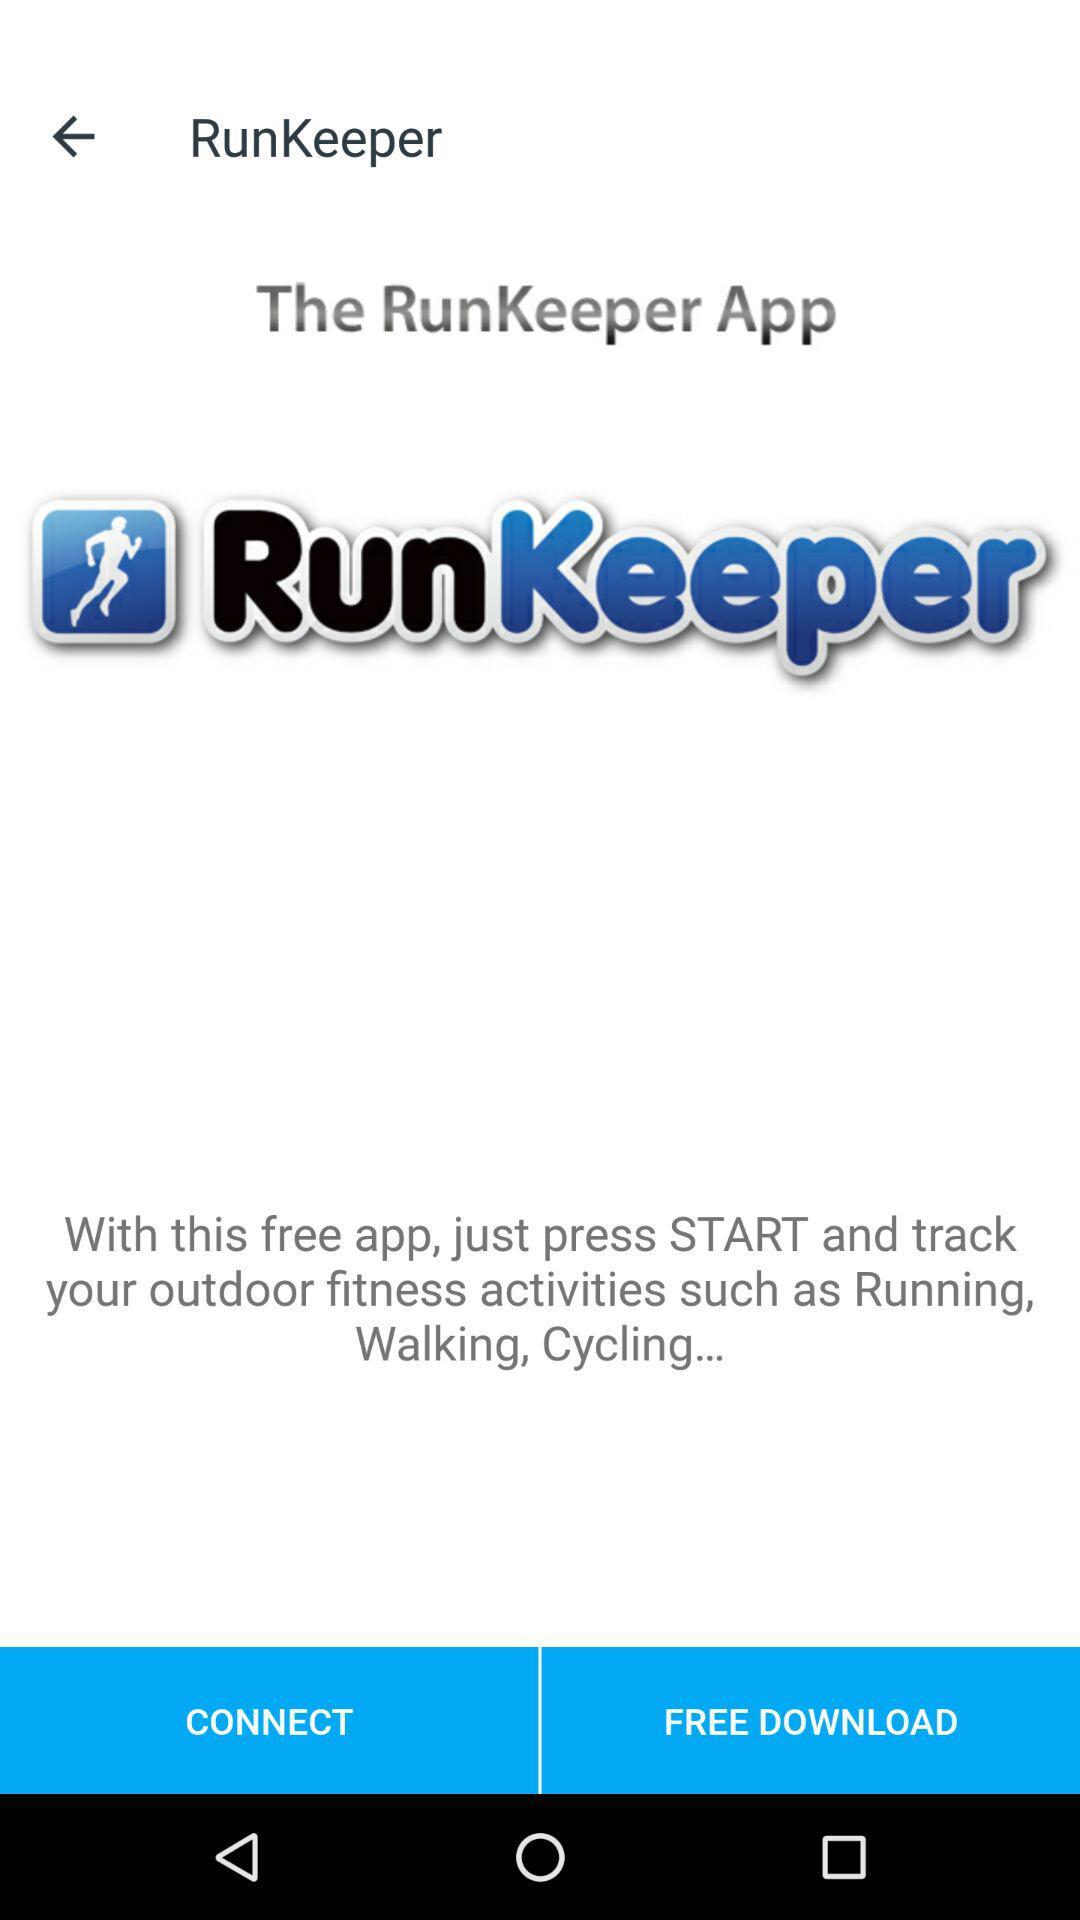 The height and width of the screenshot is (1920, 1080). I want to click on the item to the left of the runkeeper item, so click(72, 135).